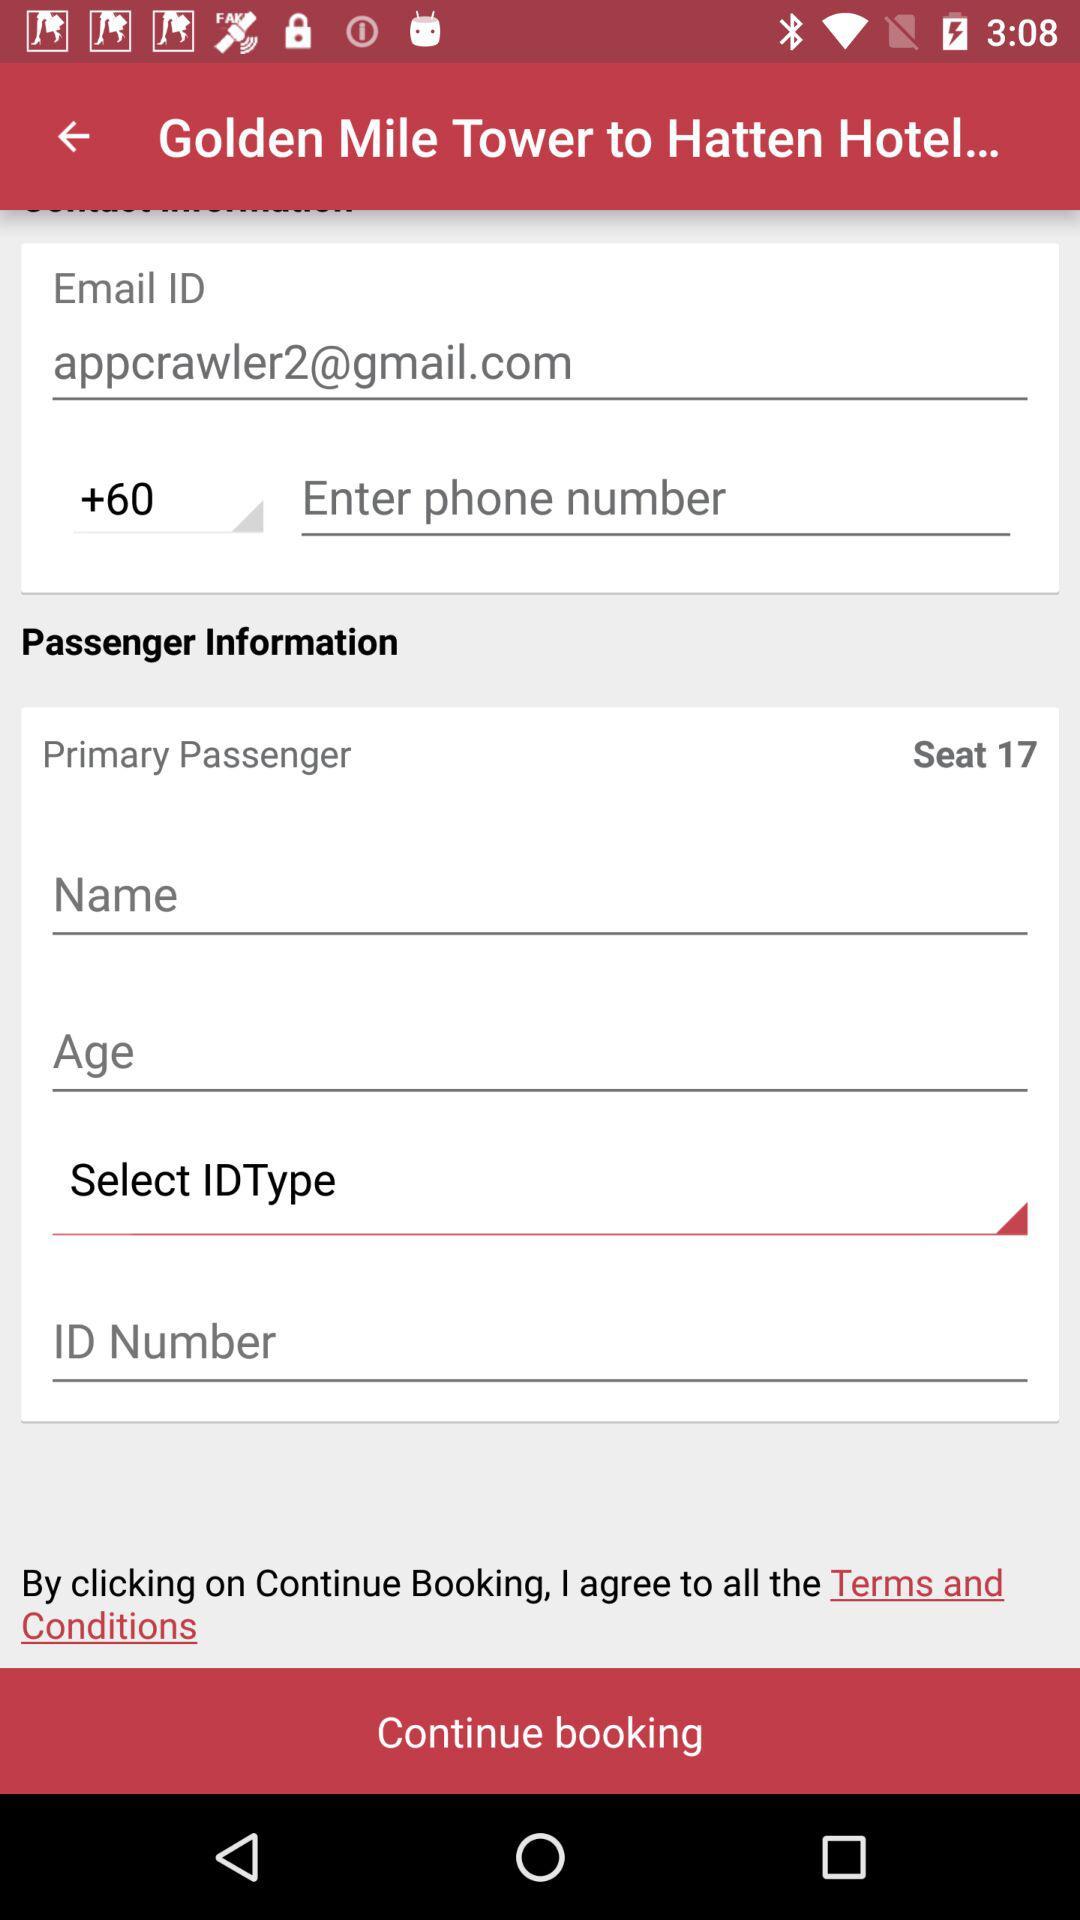 The width and height of the screenshot is (1080, 1920). Describe the element at coordinates (540, 895) in the screenshot. I see `input name` at that location.